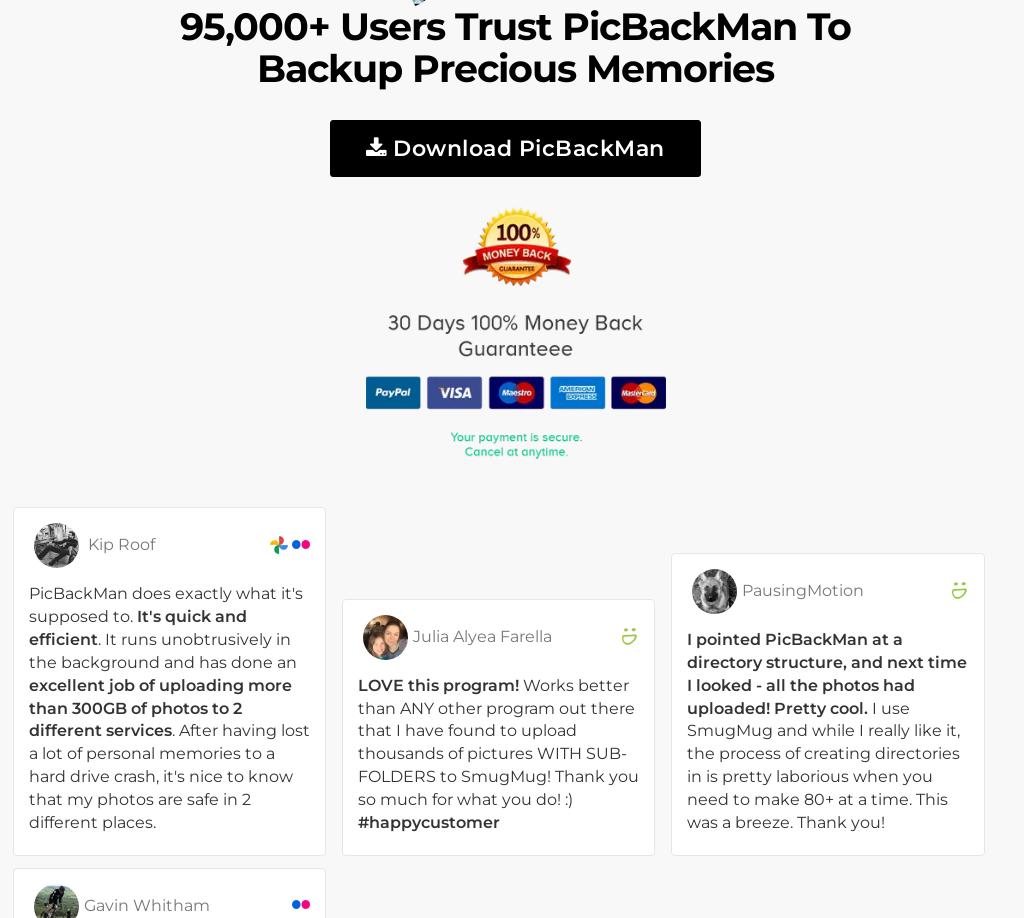 The width and height of the screenshot is (1024, 918). What do you see at coordinates (357, 821) in the screenshot?
I see `'#happycustomer'` at bounding box center [357, 821].